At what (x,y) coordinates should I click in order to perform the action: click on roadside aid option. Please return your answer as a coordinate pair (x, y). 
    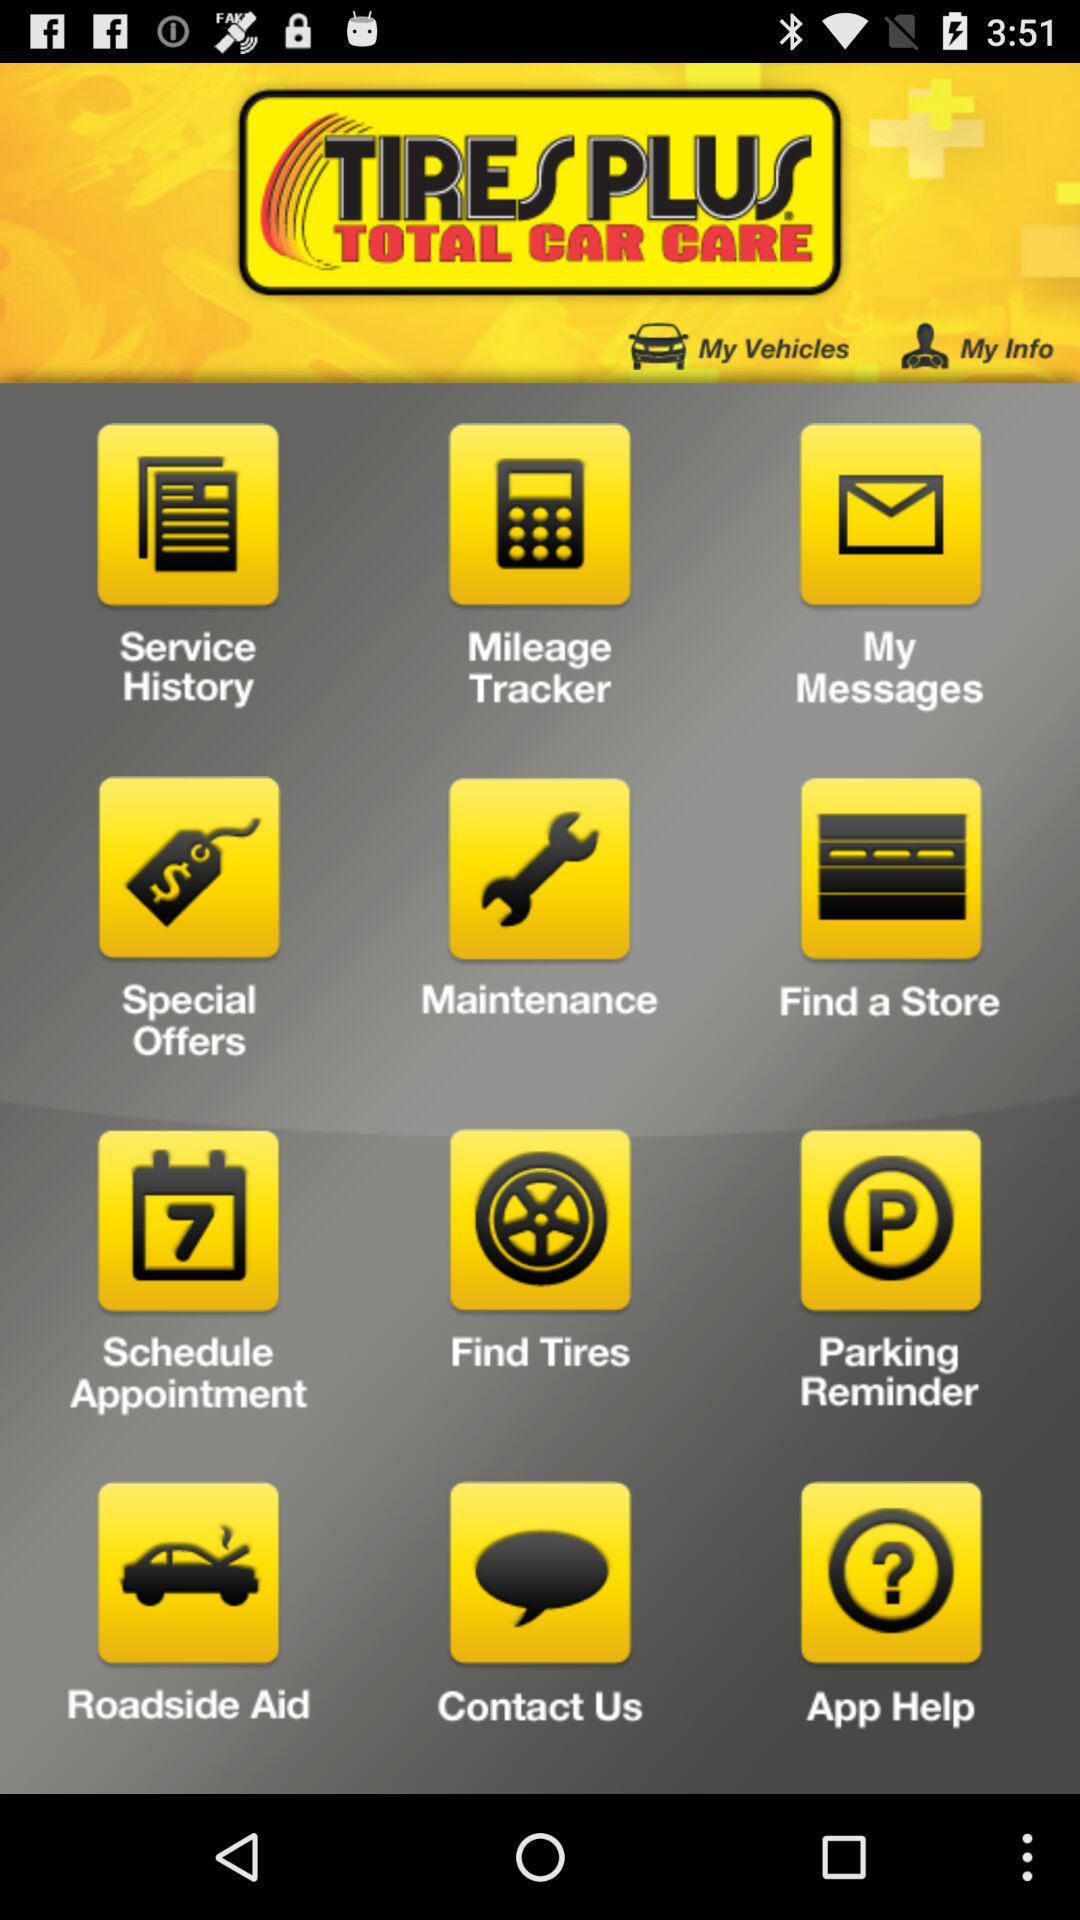
    Looking at the image, I should click on (189, 1630).